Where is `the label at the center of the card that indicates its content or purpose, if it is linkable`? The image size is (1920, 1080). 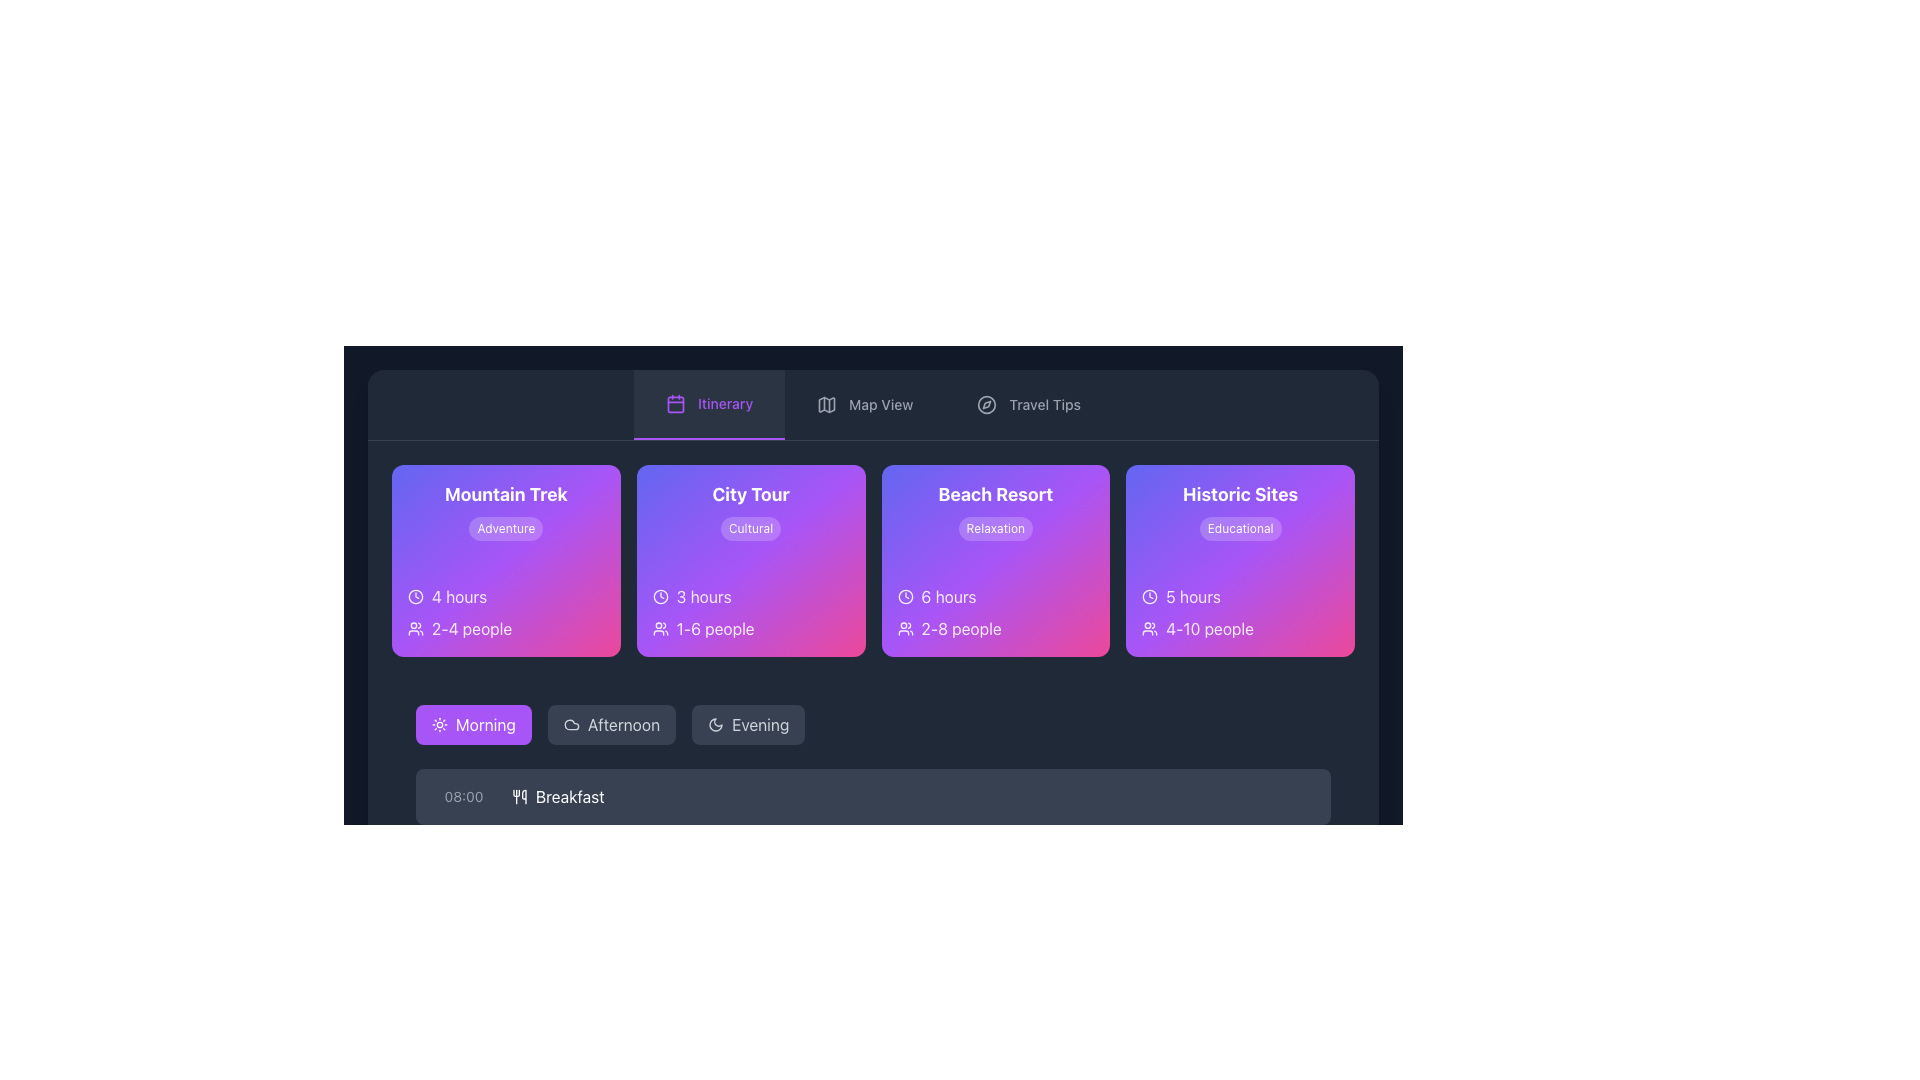 the label at the center of the card that indicates its content or purpose, if it is linkable is located at coordinates (750, 494).